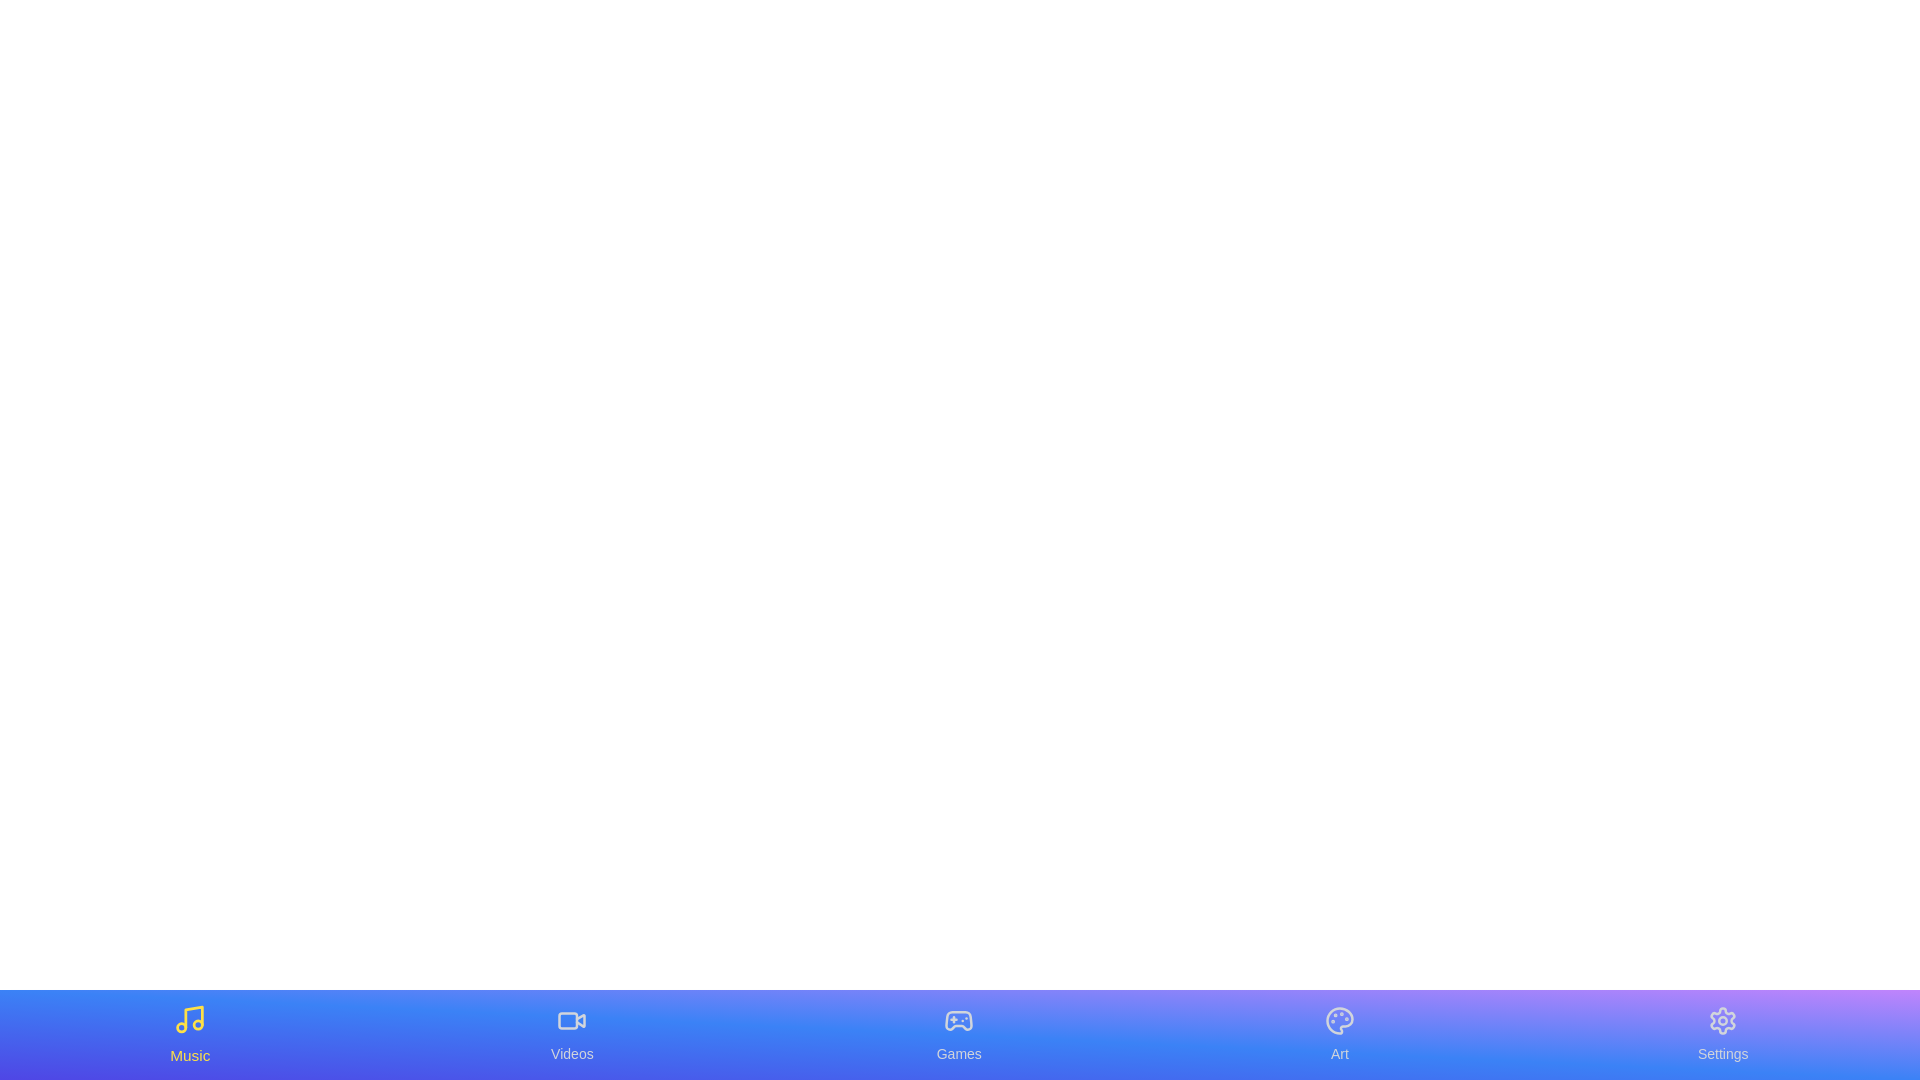 The image size is (1920, 1080). Describe the element at coordinates (958, 1034) in the screenshot. I see `the tab labeled Games` at that location.